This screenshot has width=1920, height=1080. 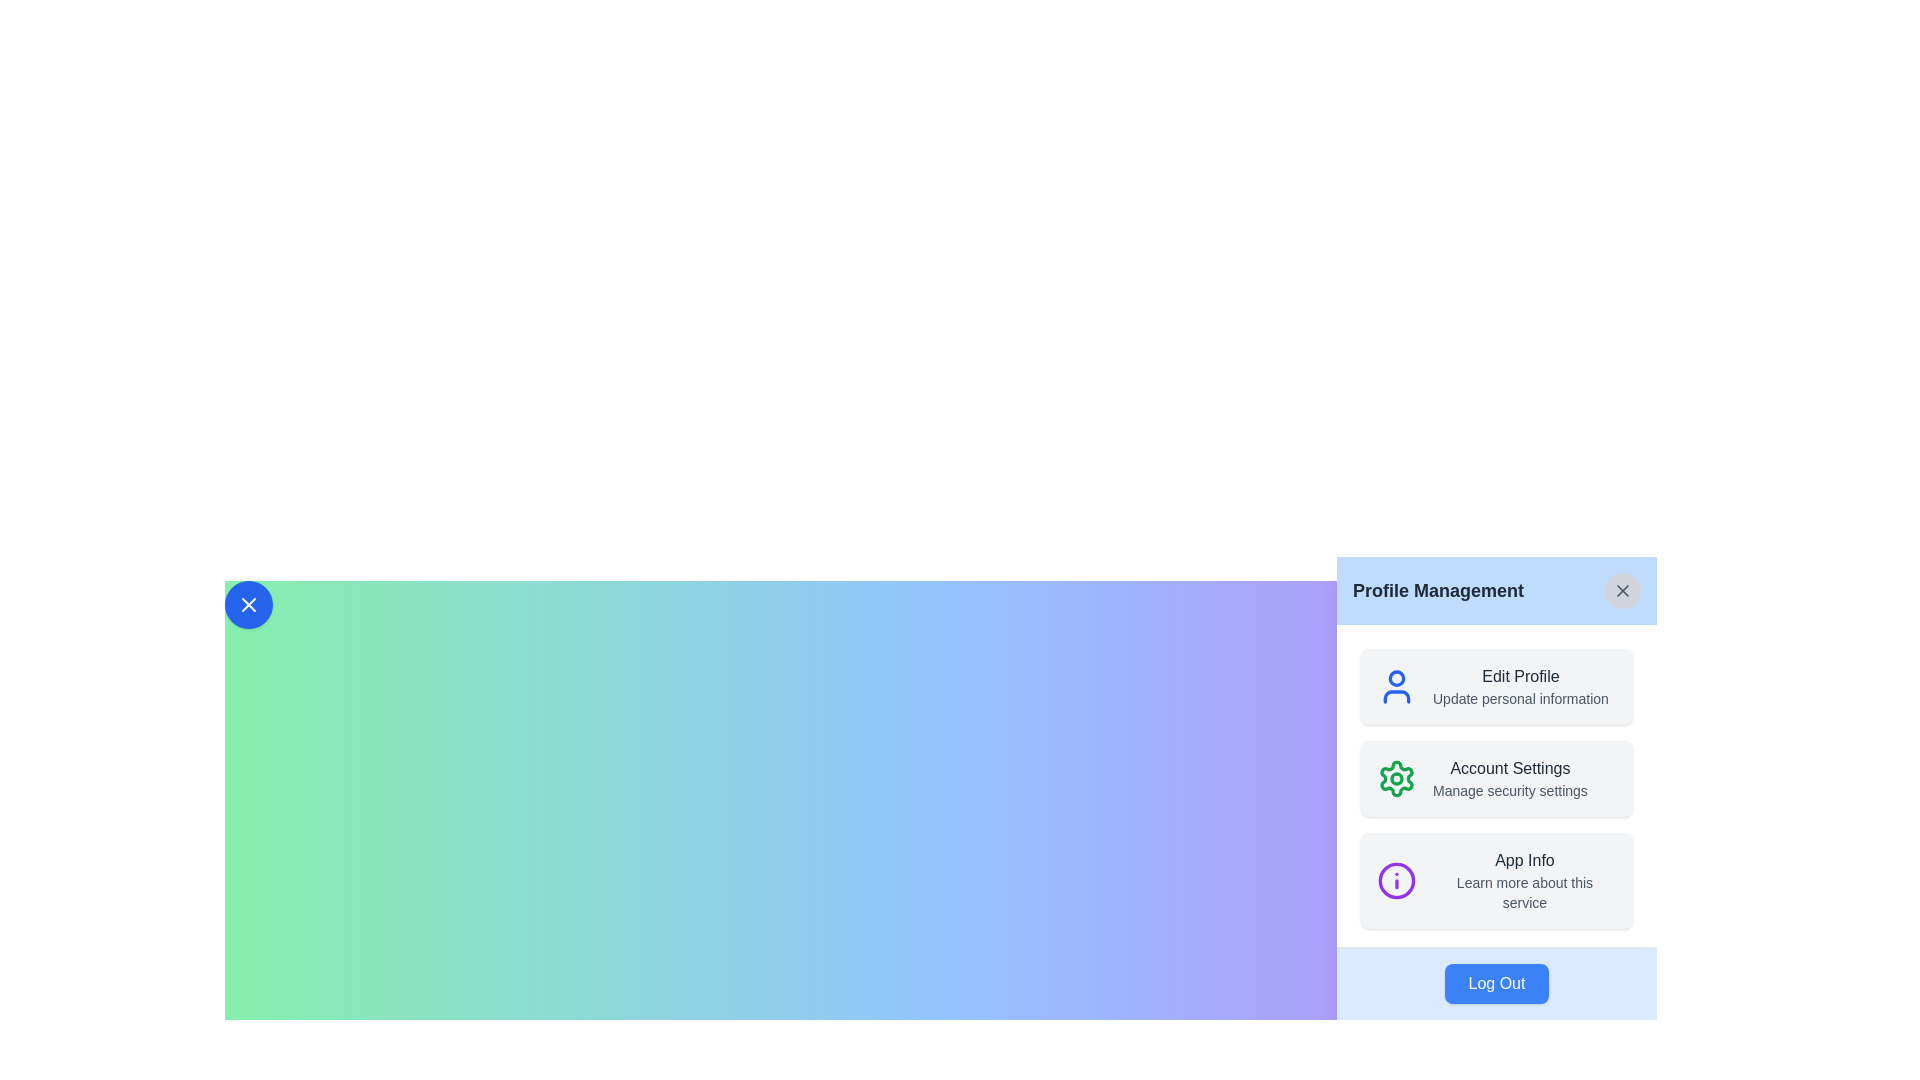 What do you see at coordinates (248, 604) in the screenshot?
I see `the 'X' icon used for closing or dismissing the Profile Management panel, located in the top-right corner of the panel header` at bounding box center [248, 604].